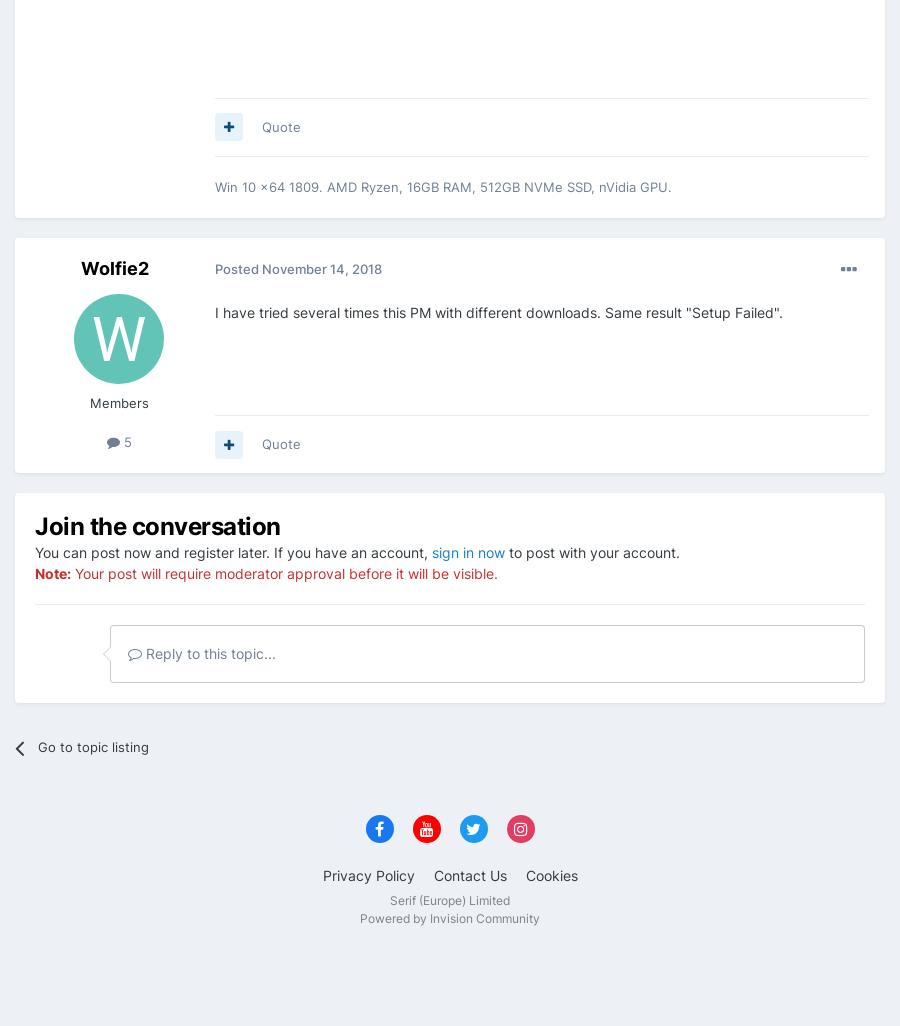  I want to click on 'November 14, 2018', so click(321, 266).